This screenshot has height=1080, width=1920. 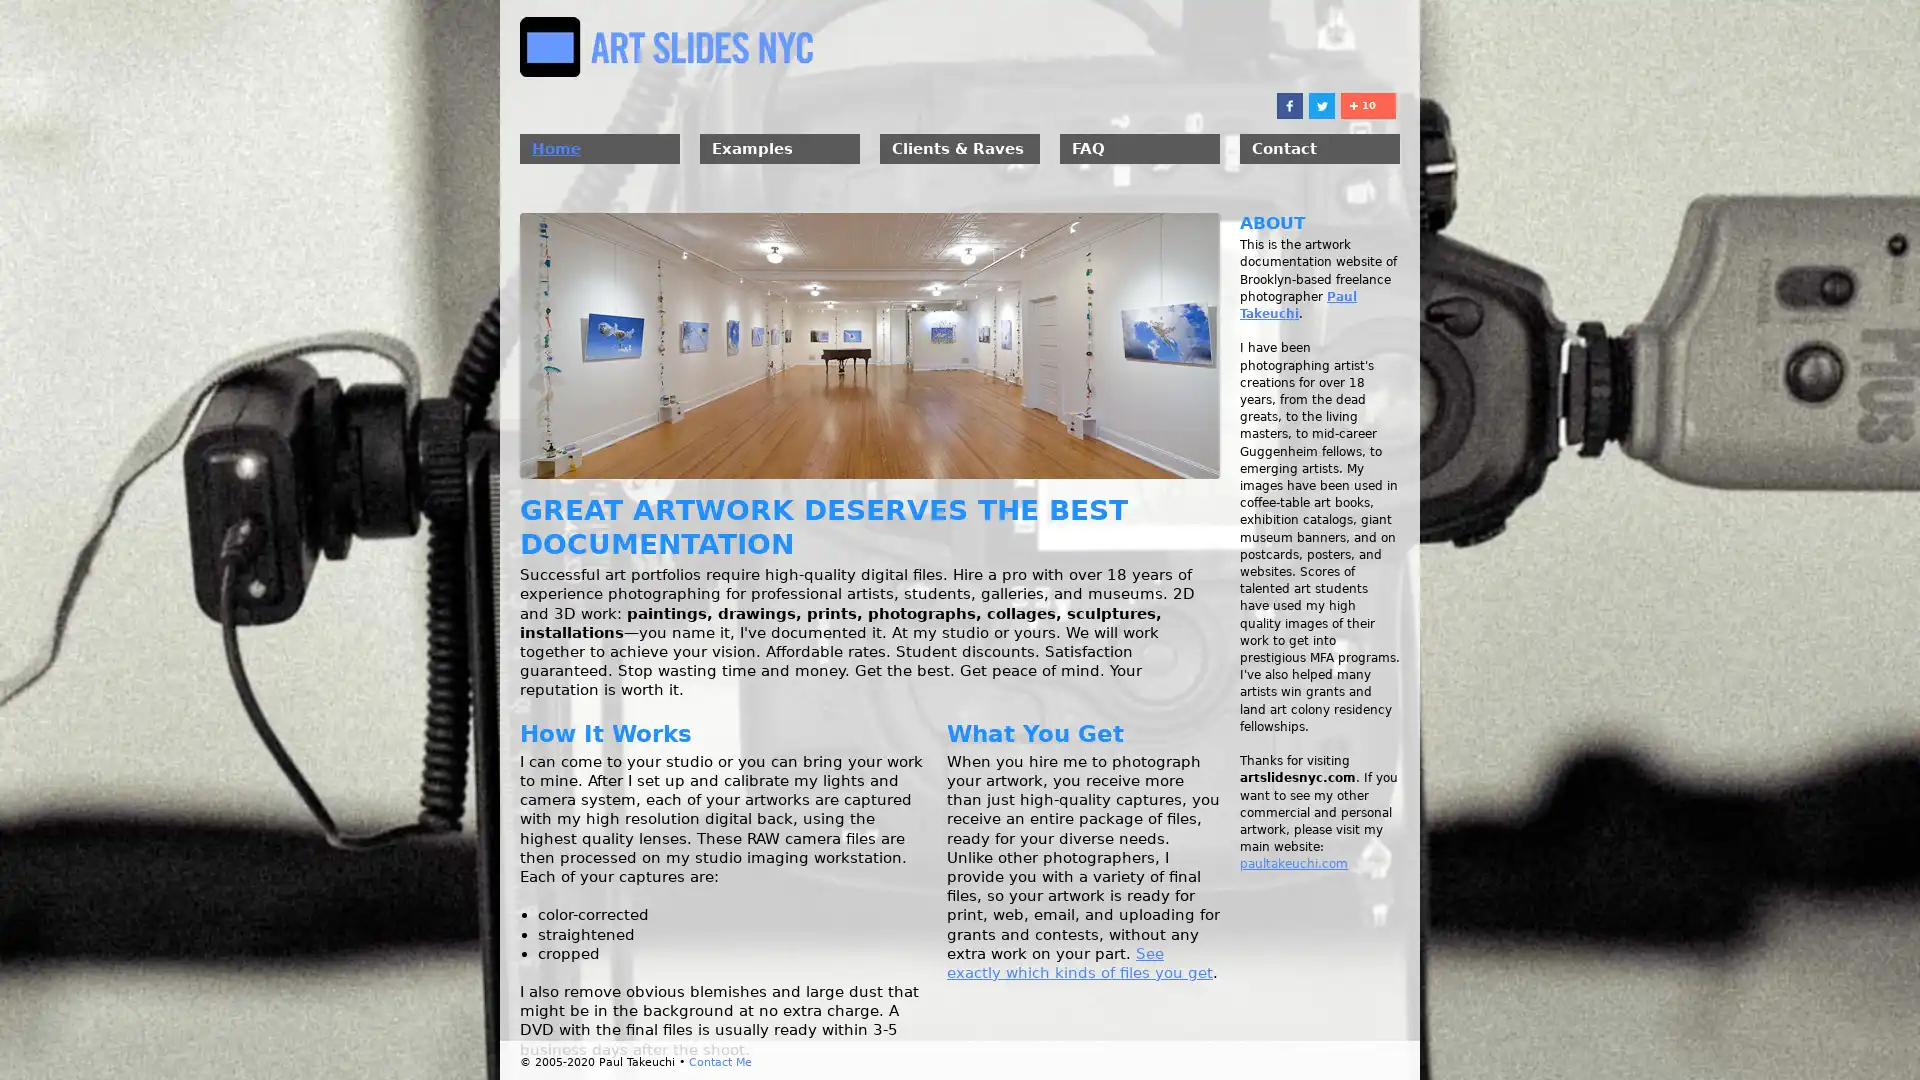 What do you see at coordinates (1296, 104) in the screenshot?
I see `Share to Facebook` at bounding box center [1296, 104].